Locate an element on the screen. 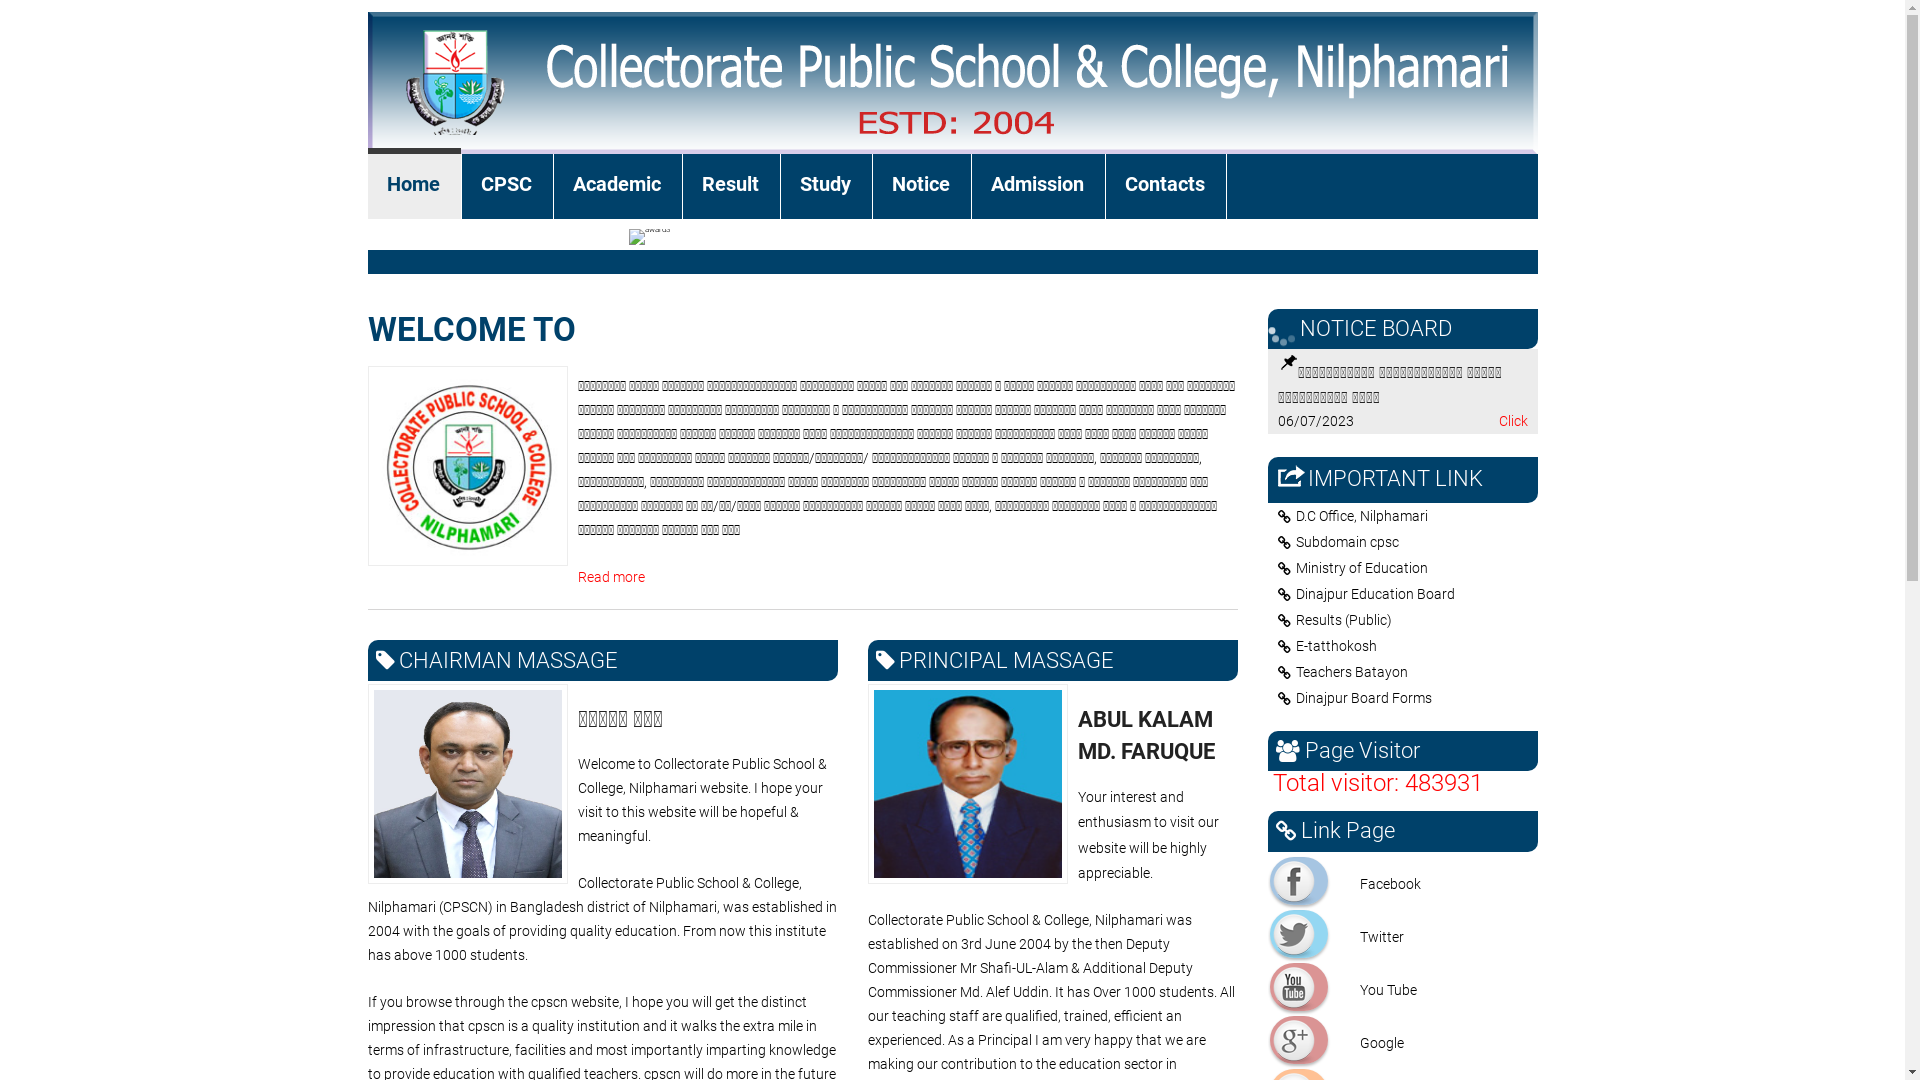 The width and height of the screenshot is (1920, 1080). 'Teachers Batayon' is located at coordinates (1406, 671).